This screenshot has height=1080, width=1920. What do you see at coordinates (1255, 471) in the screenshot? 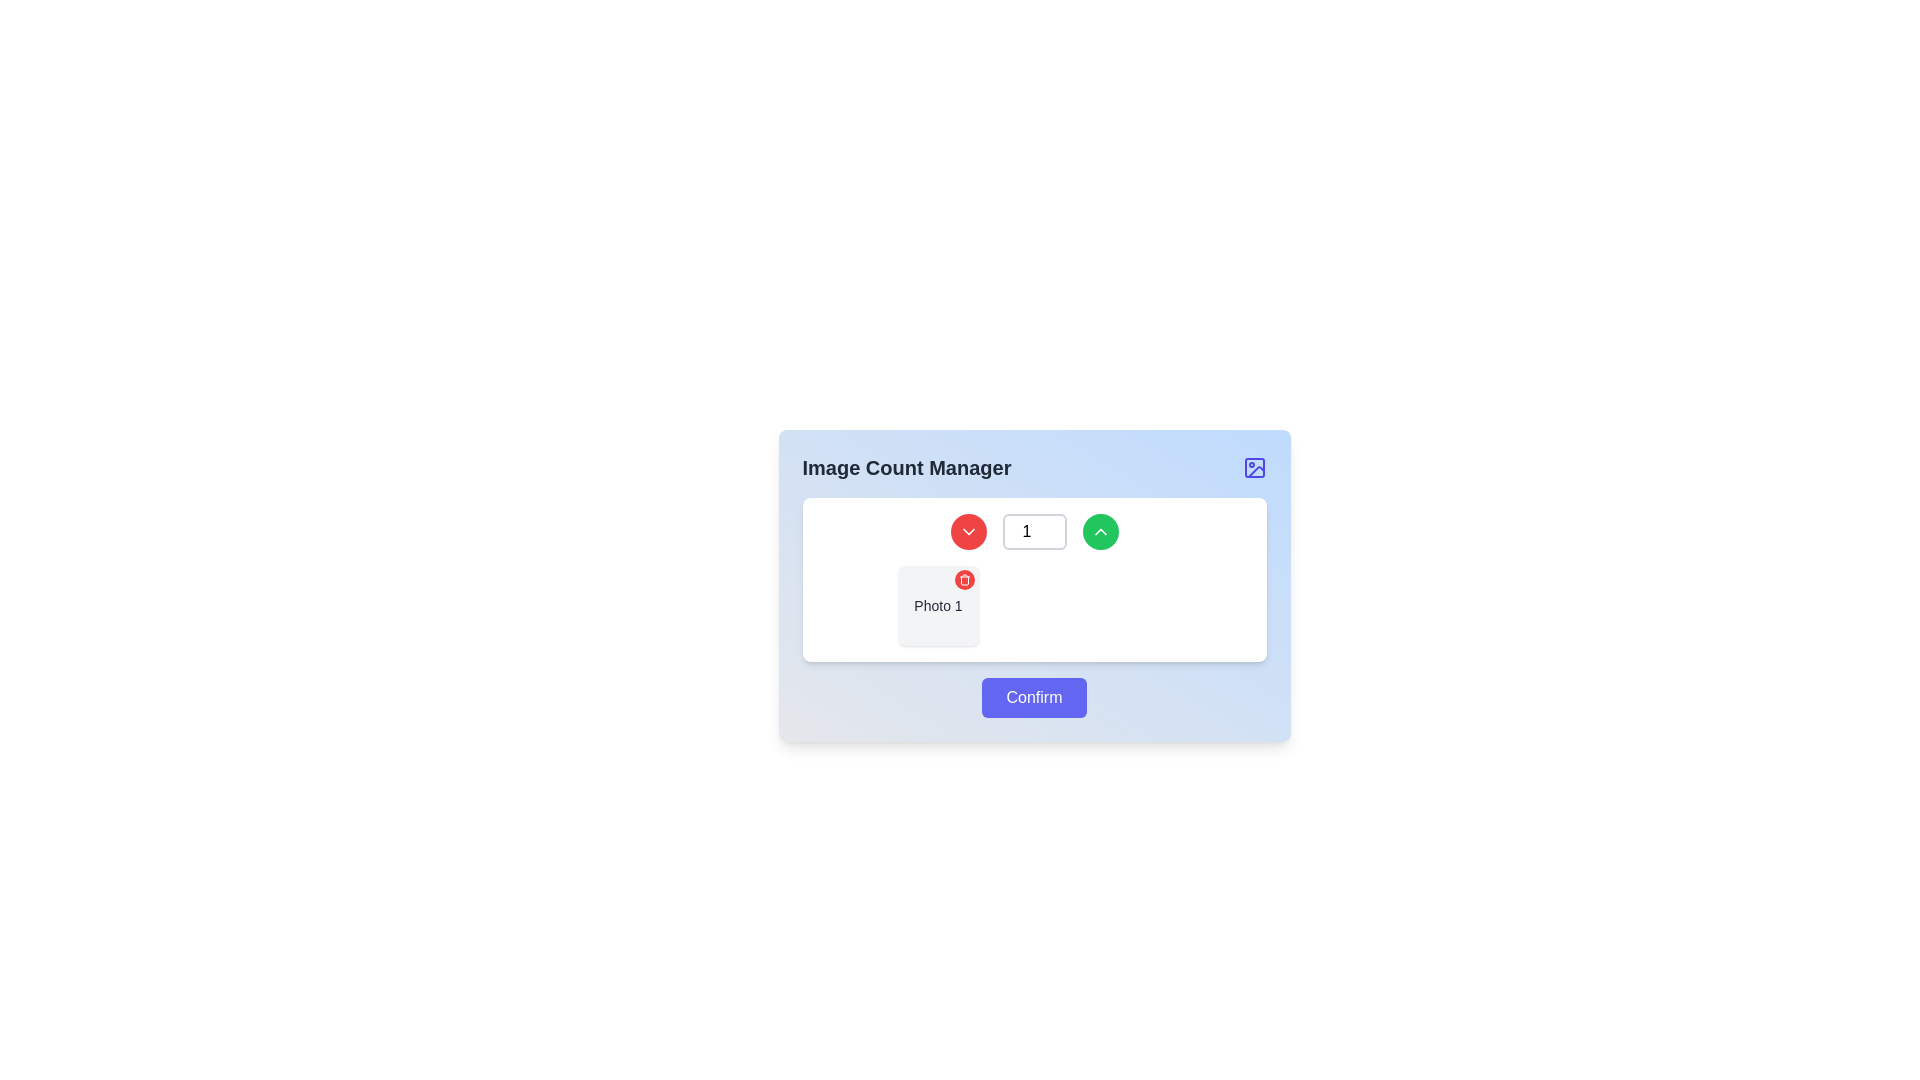
I see `the lower-right part of the stylized image indicator icon in the header of the 'Image Count Manager' interface` at bounding box center [1255, 471].